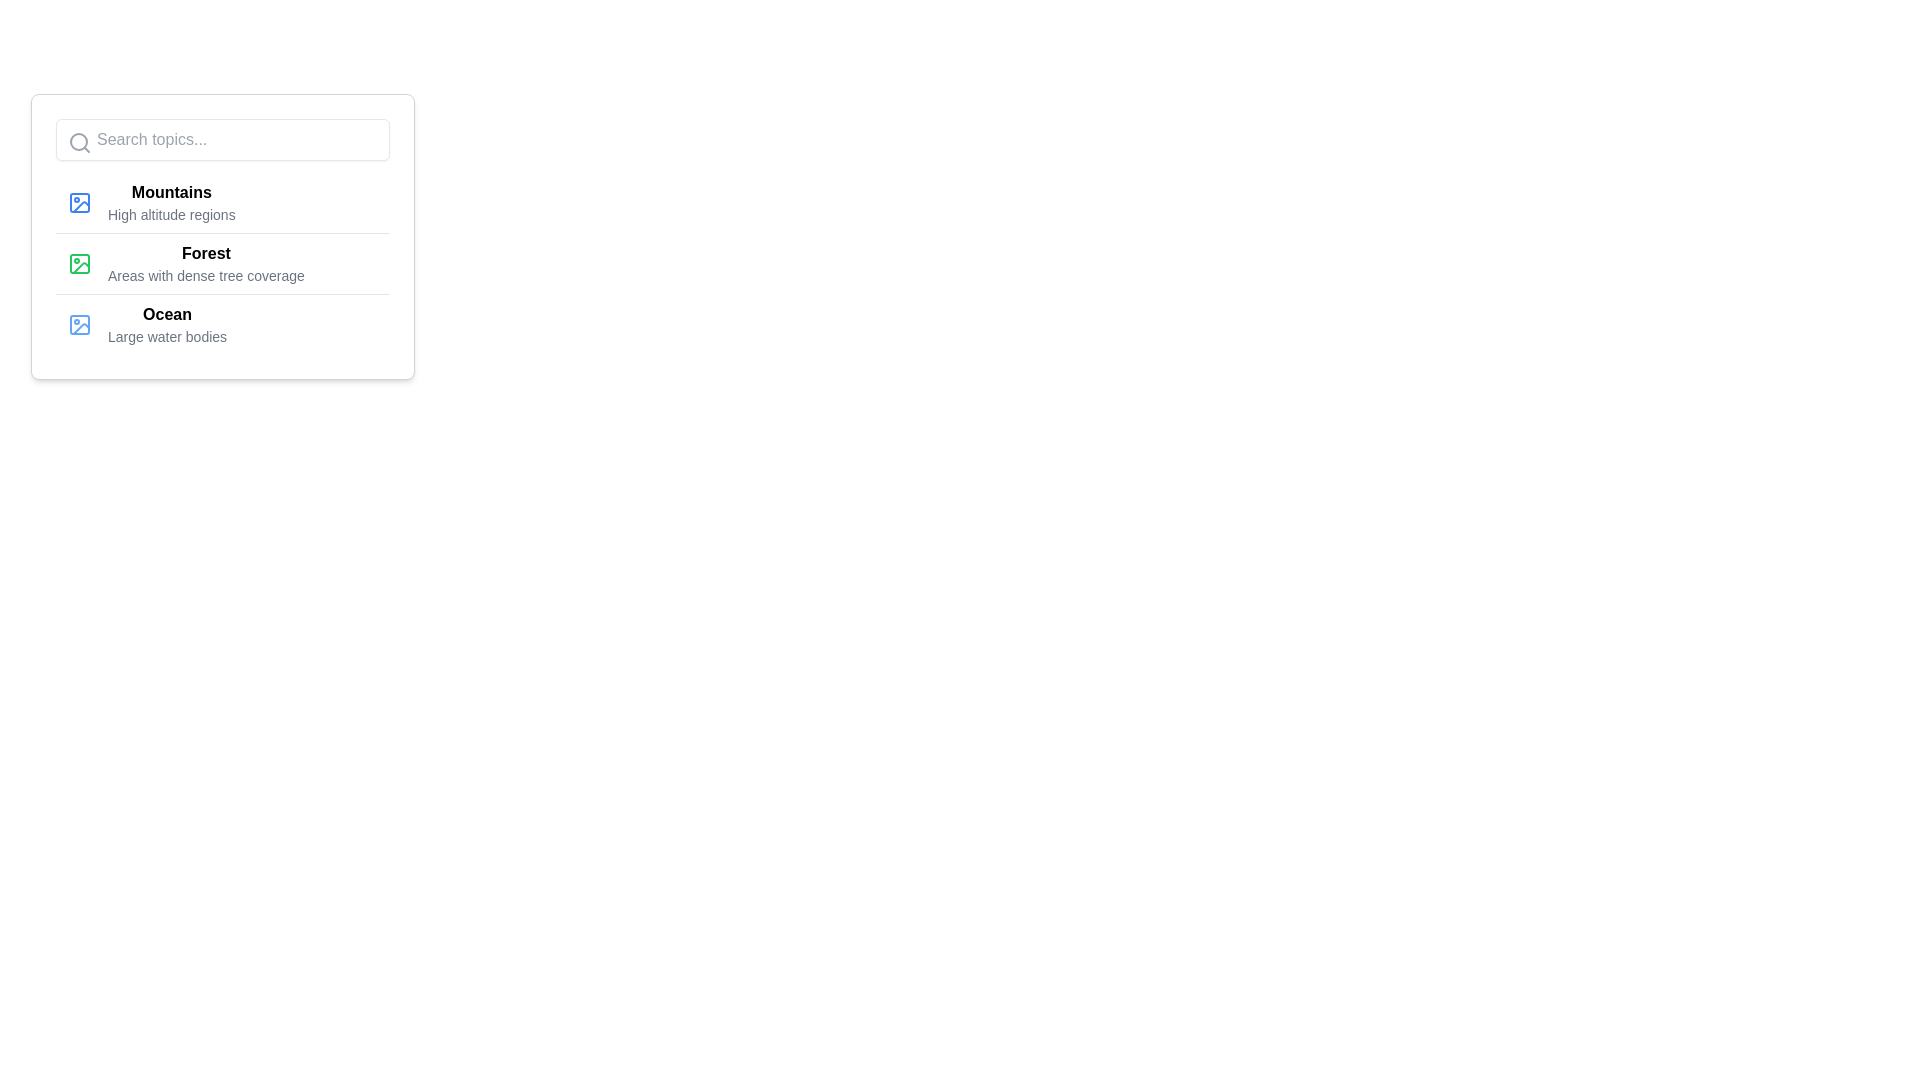 This screenshot has height=1080, width=1920. What do you see at coordinates (222, 262) in the screenshot?
I see `the second item in the list that represents 'Forest' related topics` at bounding box center [222, 262].